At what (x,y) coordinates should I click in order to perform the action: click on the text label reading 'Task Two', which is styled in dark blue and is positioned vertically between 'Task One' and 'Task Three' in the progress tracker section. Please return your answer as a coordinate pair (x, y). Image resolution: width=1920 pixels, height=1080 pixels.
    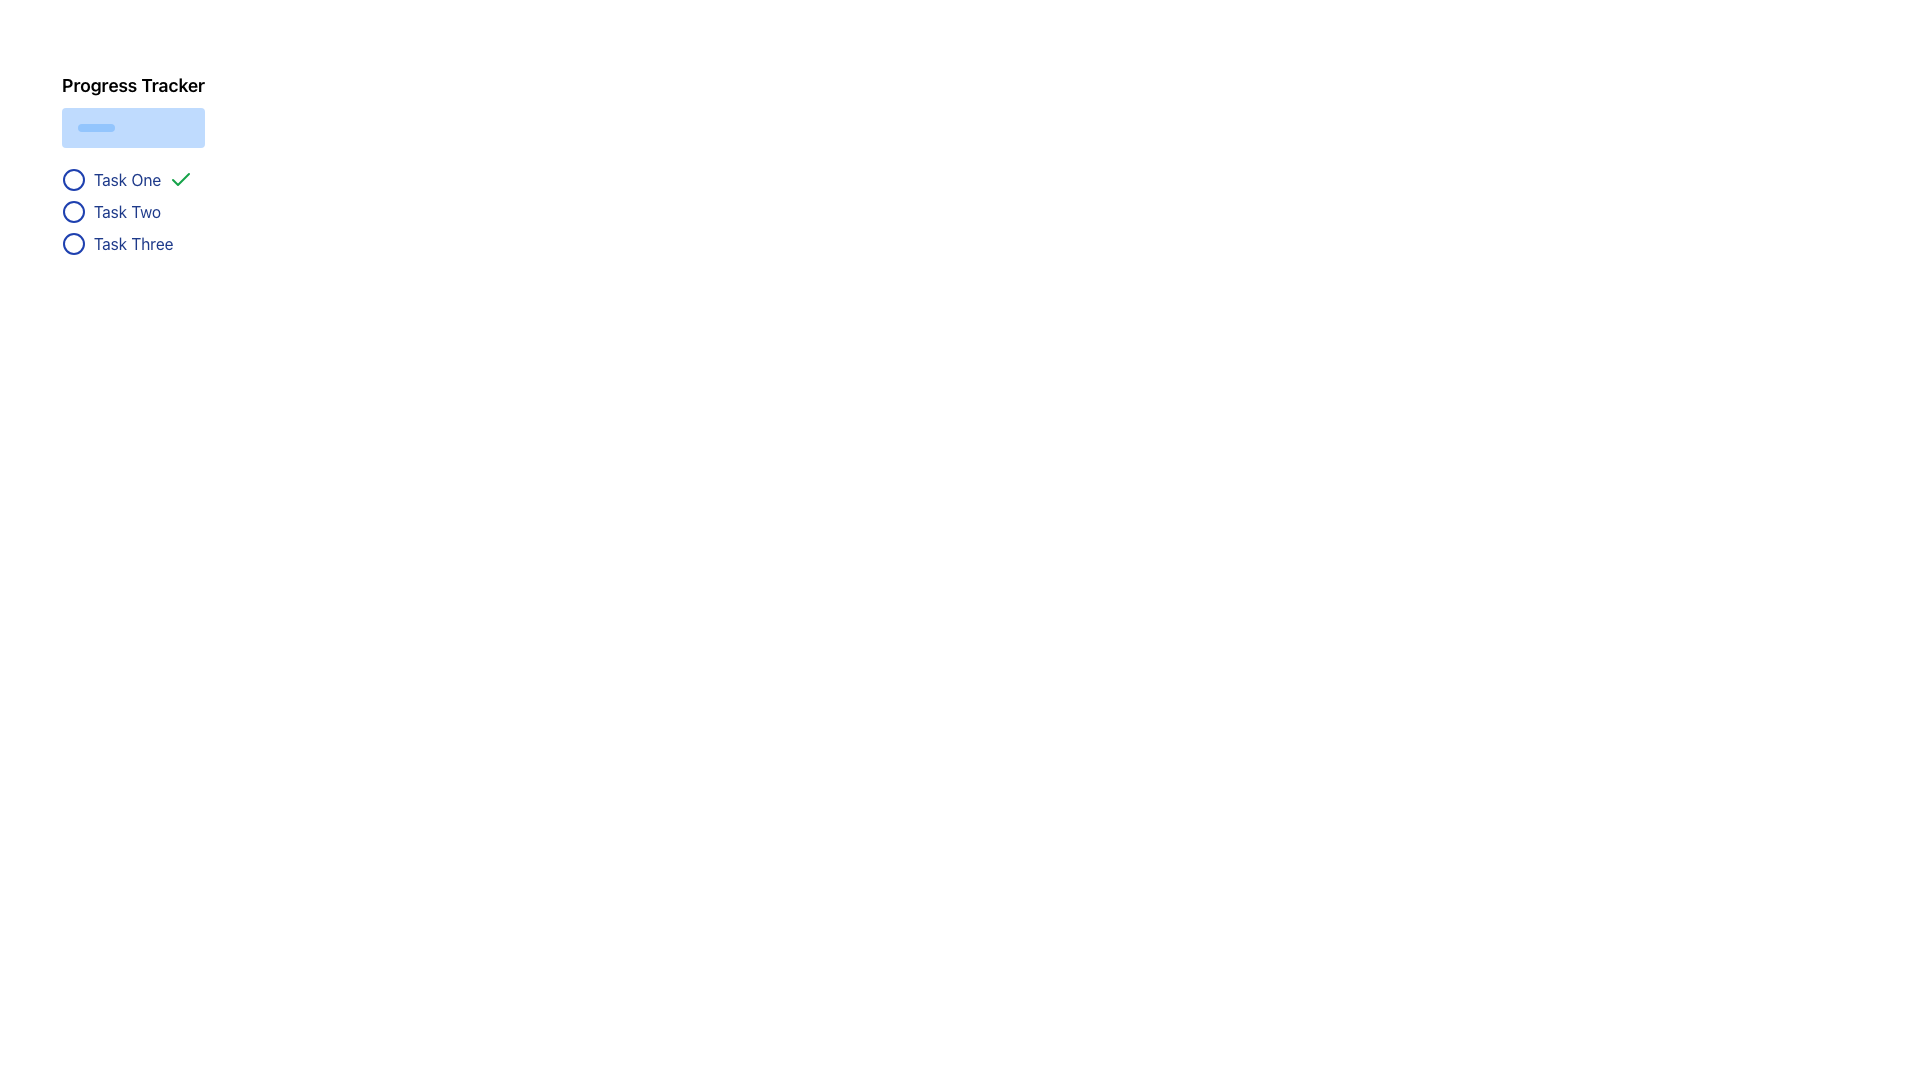
    Looking at the image, I should click on (126, 212).